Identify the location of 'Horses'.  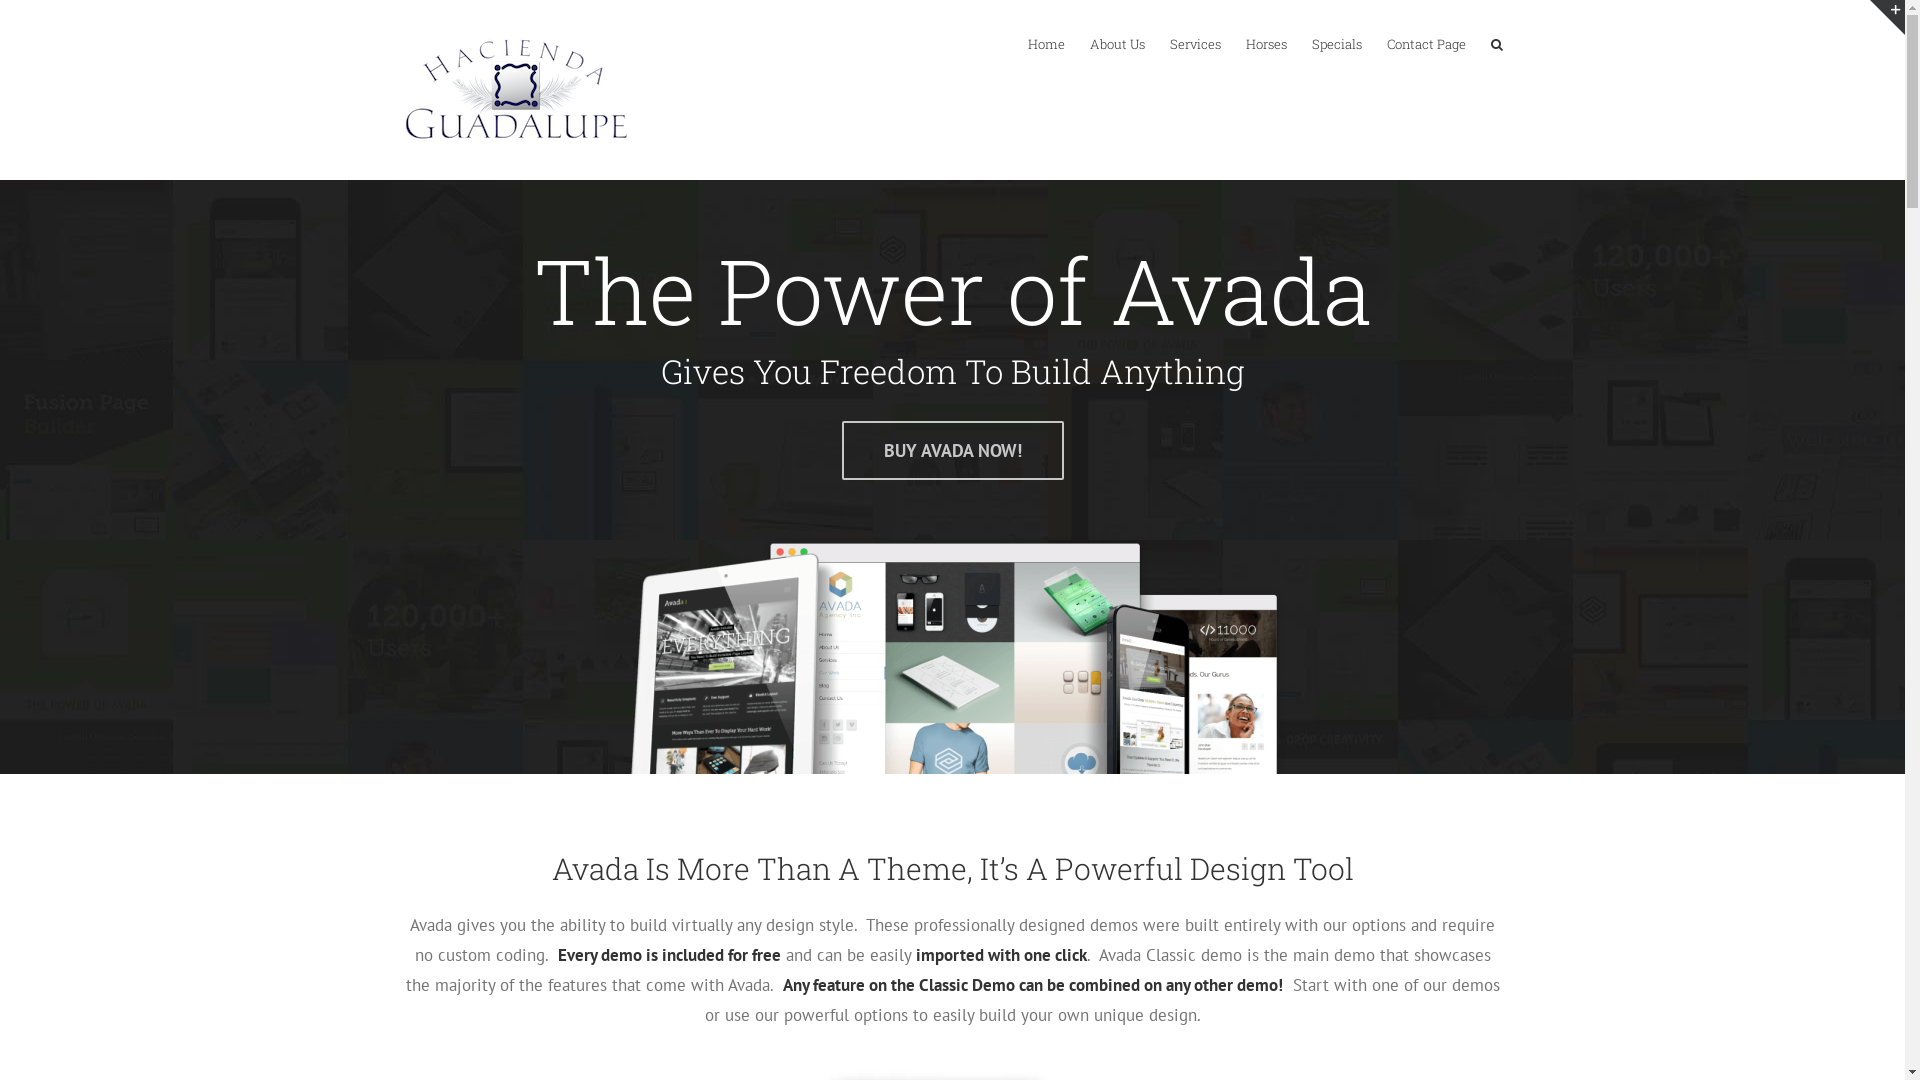
(1265, 42).